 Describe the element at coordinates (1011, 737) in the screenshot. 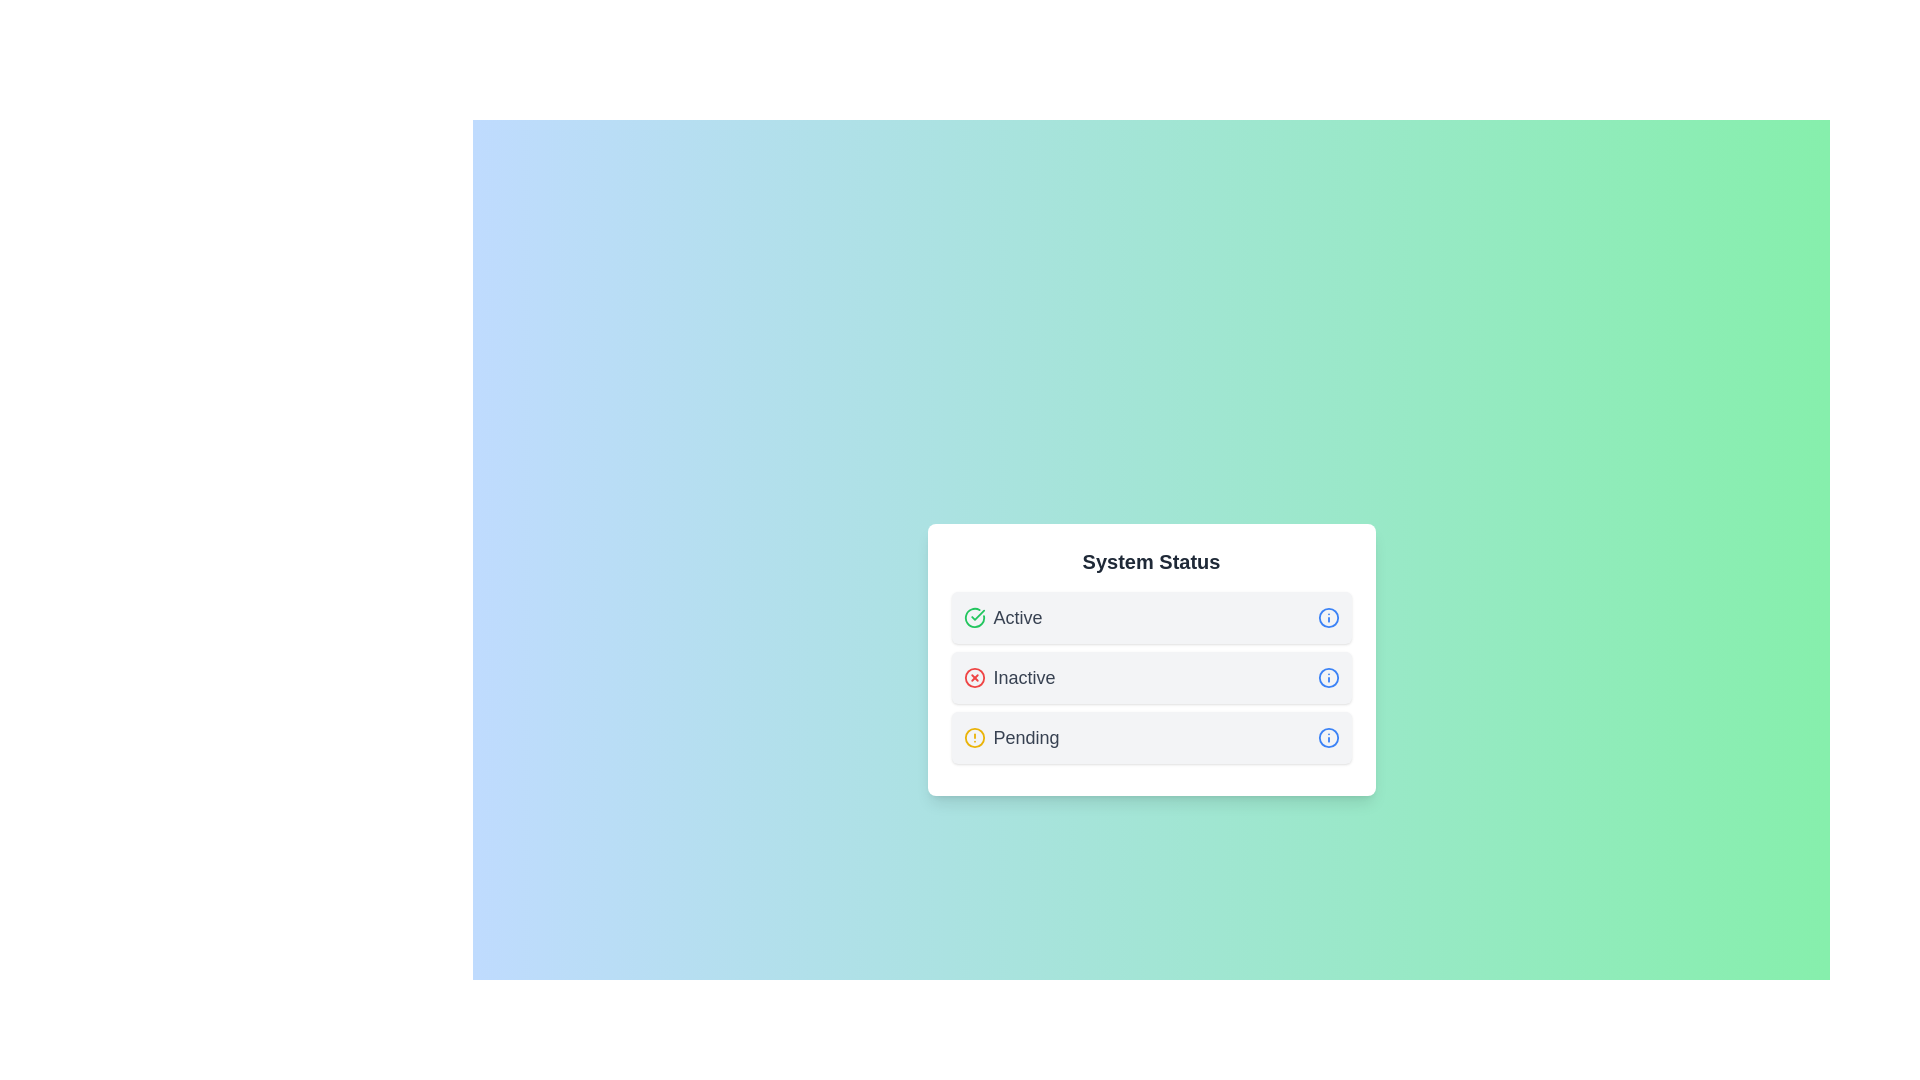

I see `the Status indicator displaying 'Pending' with a yellow circular icon and bold text, located in the third row of the System Status panel` at that location.